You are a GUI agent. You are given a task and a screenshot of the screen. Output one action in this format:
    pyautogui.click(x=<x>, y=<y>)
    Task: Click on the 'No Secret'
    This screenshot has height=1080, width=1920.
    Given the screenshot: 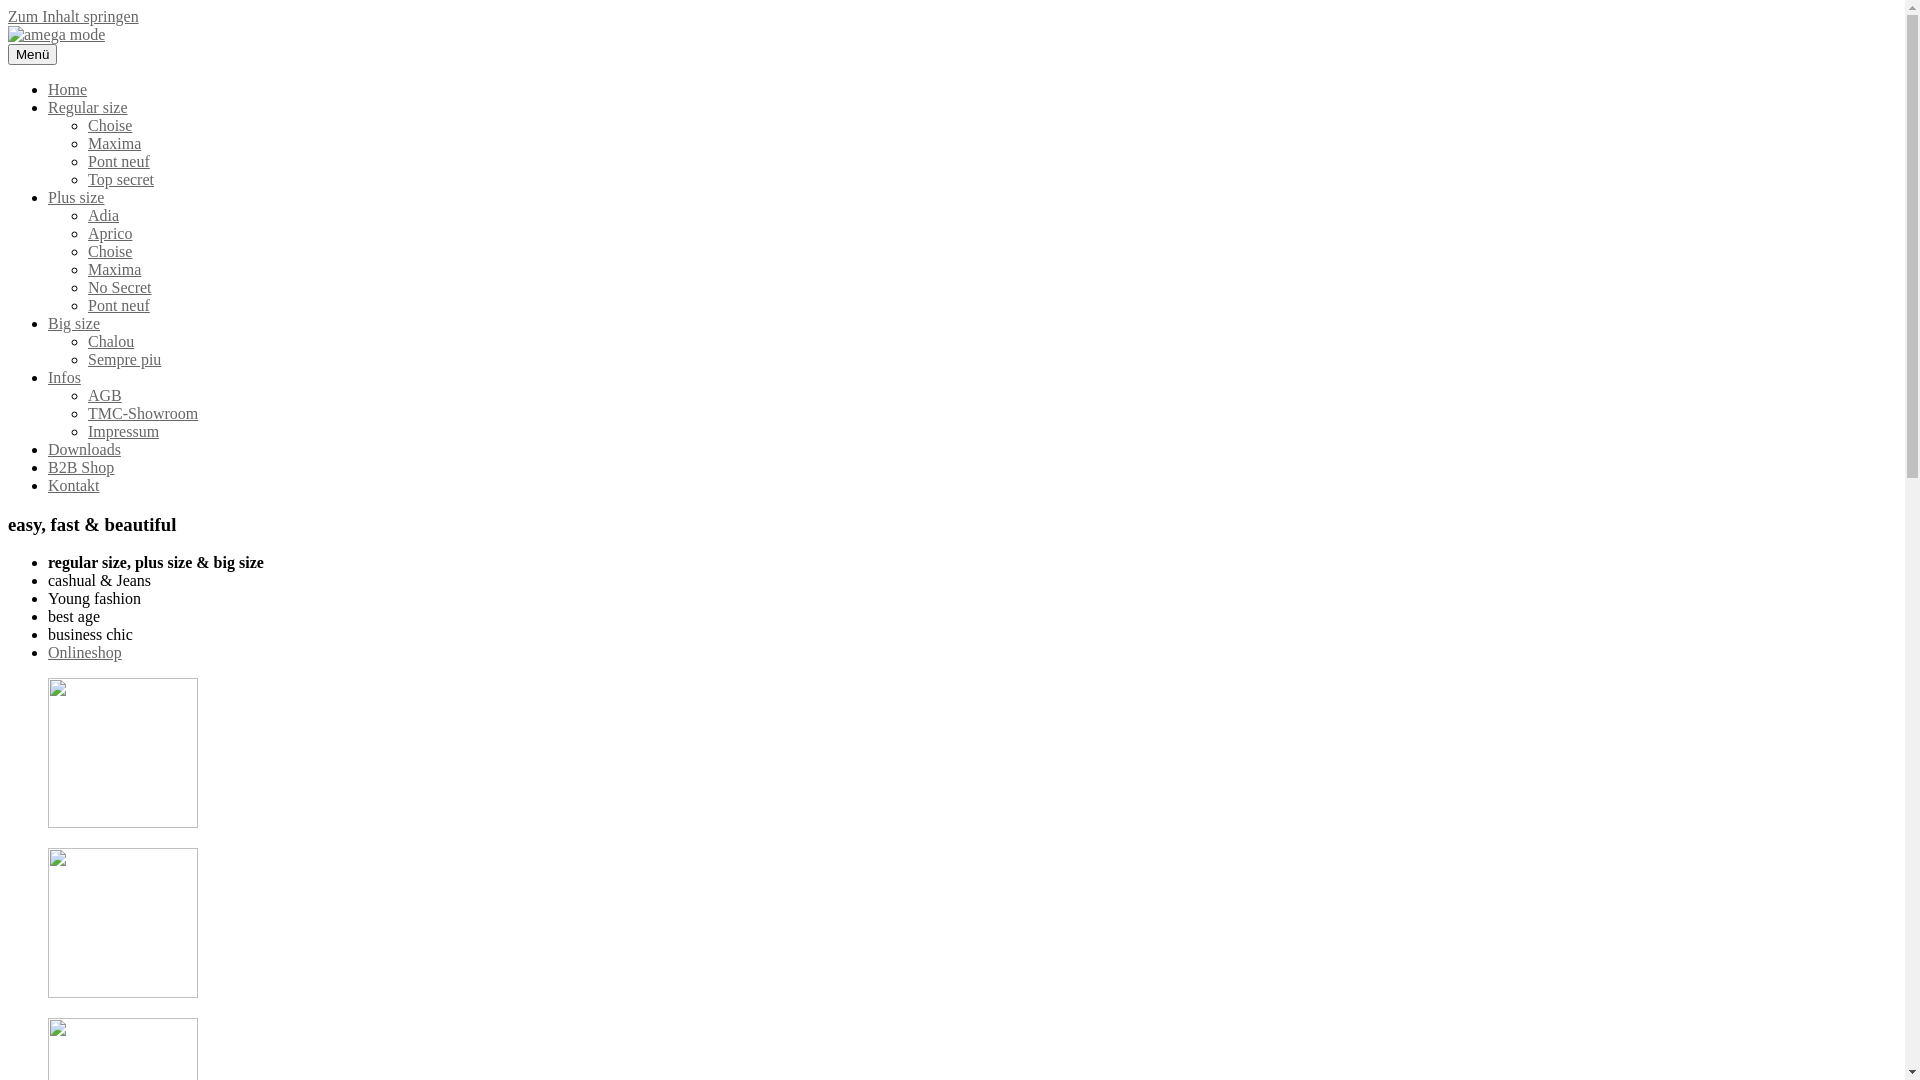 What is the action you would take?
    pyautogui.click(x=119, y=287)
    